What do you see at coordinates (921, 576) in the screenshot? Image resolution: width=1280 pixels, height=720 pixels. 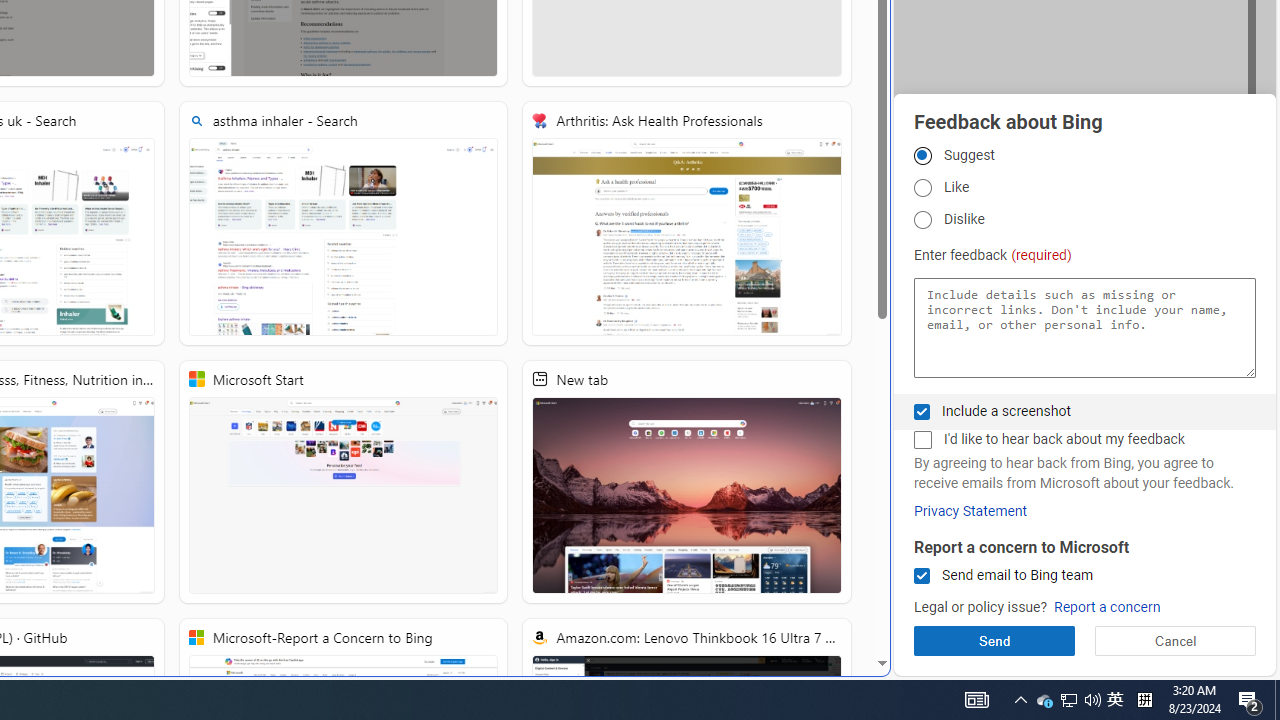 I see `'Send email to Bing team'` at bounding box center [921, 576].